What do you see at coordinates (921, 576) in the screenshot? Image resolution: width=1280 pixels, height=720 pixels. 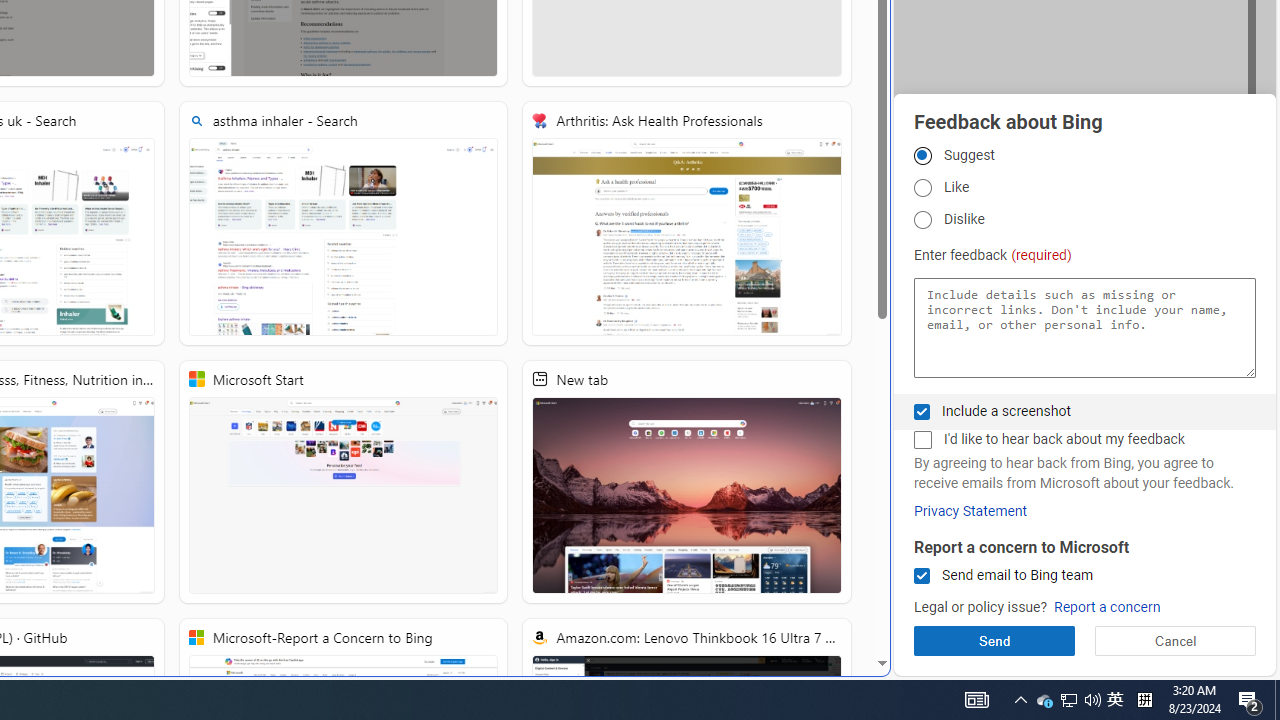 I see `'Send email to Bing team'` at bounding box center [921, 576].